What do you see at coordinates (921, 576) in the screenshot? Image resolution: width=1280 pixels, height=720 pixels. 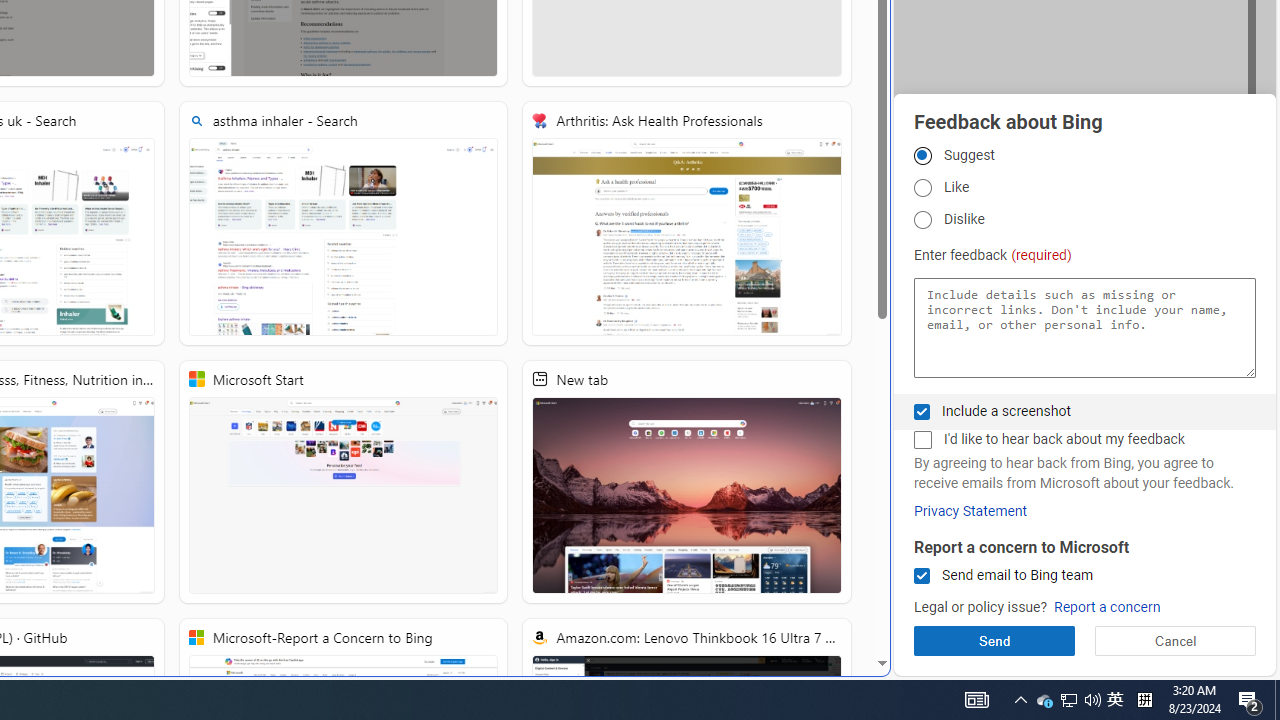 I see `'Send email to Bing team'` at bounding box center [921, 576].